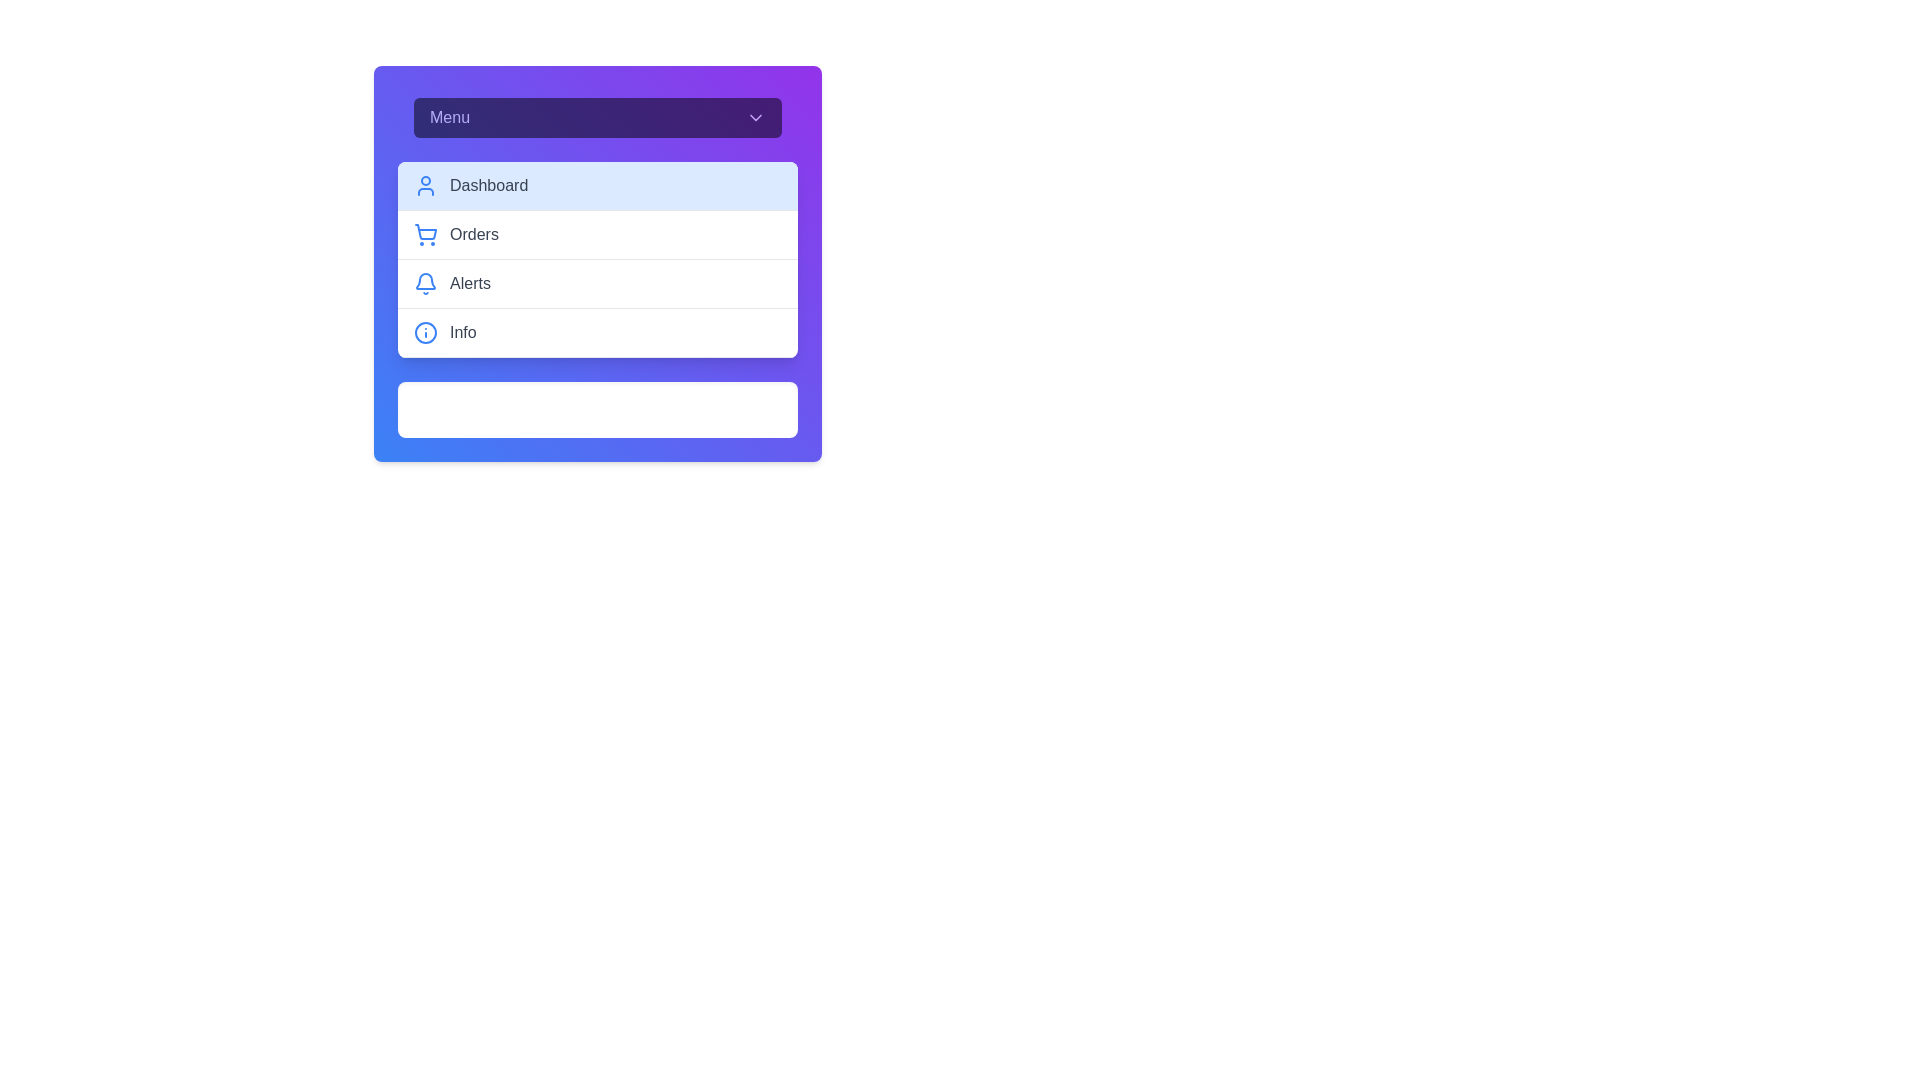 The height and width of the screenshot is (1080, 1920). Describe the element at coordinates (597, 118) in the screenshot. I see `the dropdown menu toggle button located at the top of the menu panel` at that location.